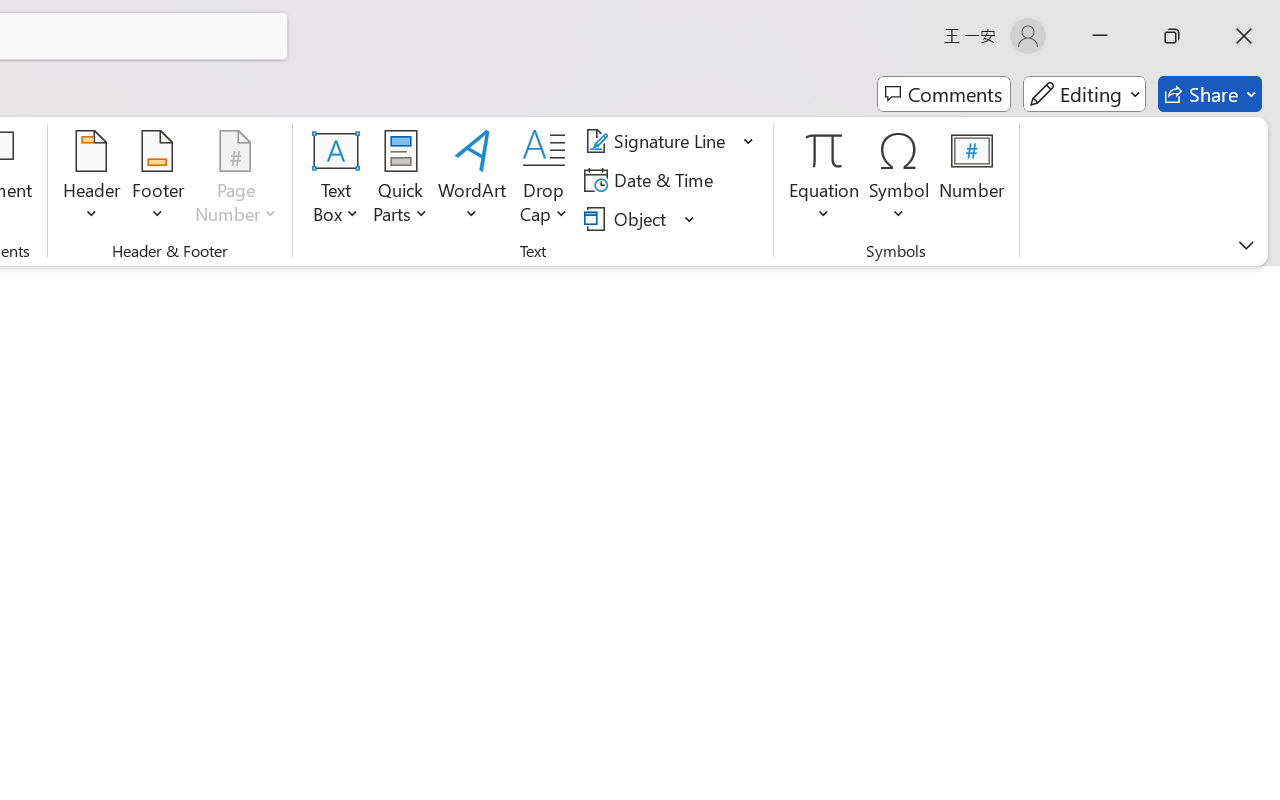  What do you see at coordinates (670, 141) in the screenshot?
I see `'Signature Line'` at bounding box center [670, 141].